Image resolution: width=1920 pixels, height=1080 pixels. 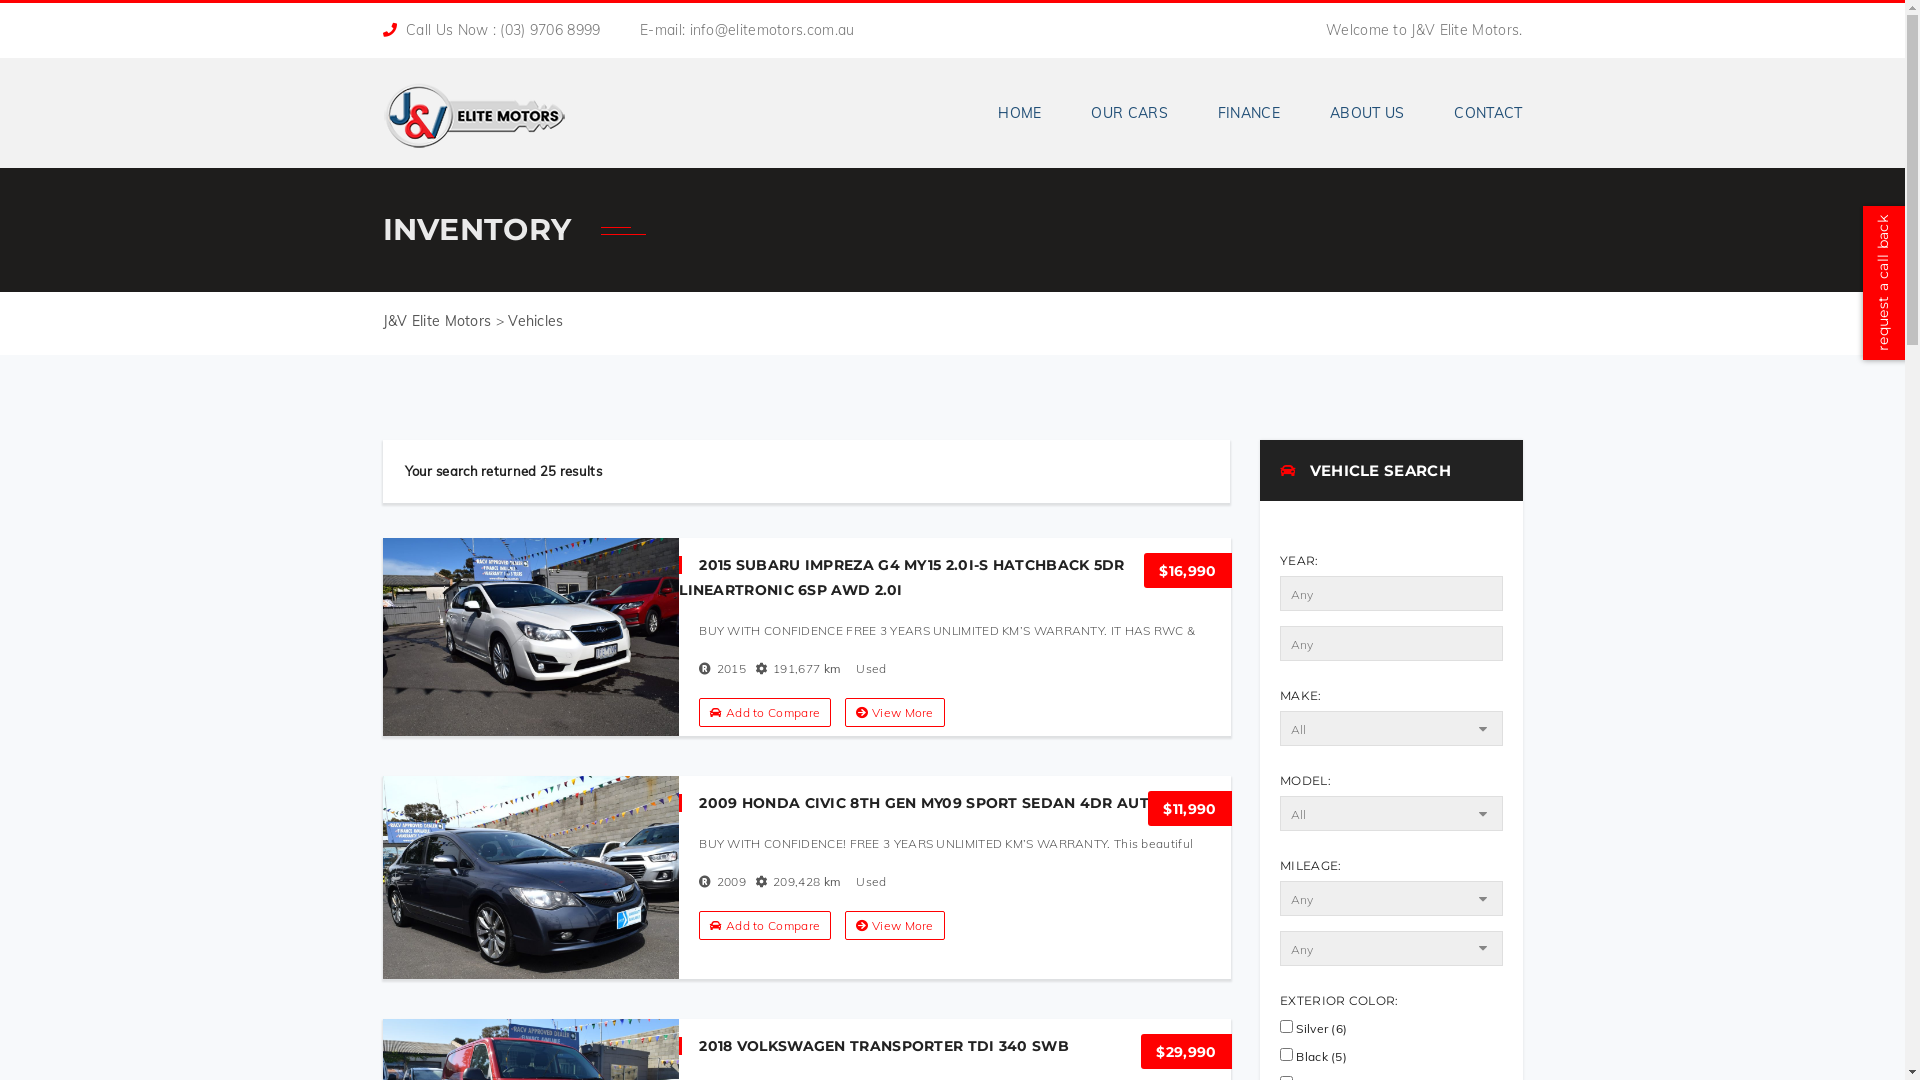 What do you see at coordinates (1019, 112) in the screenshot?
I see `'HOME'` at bounding box center [1019, 112].